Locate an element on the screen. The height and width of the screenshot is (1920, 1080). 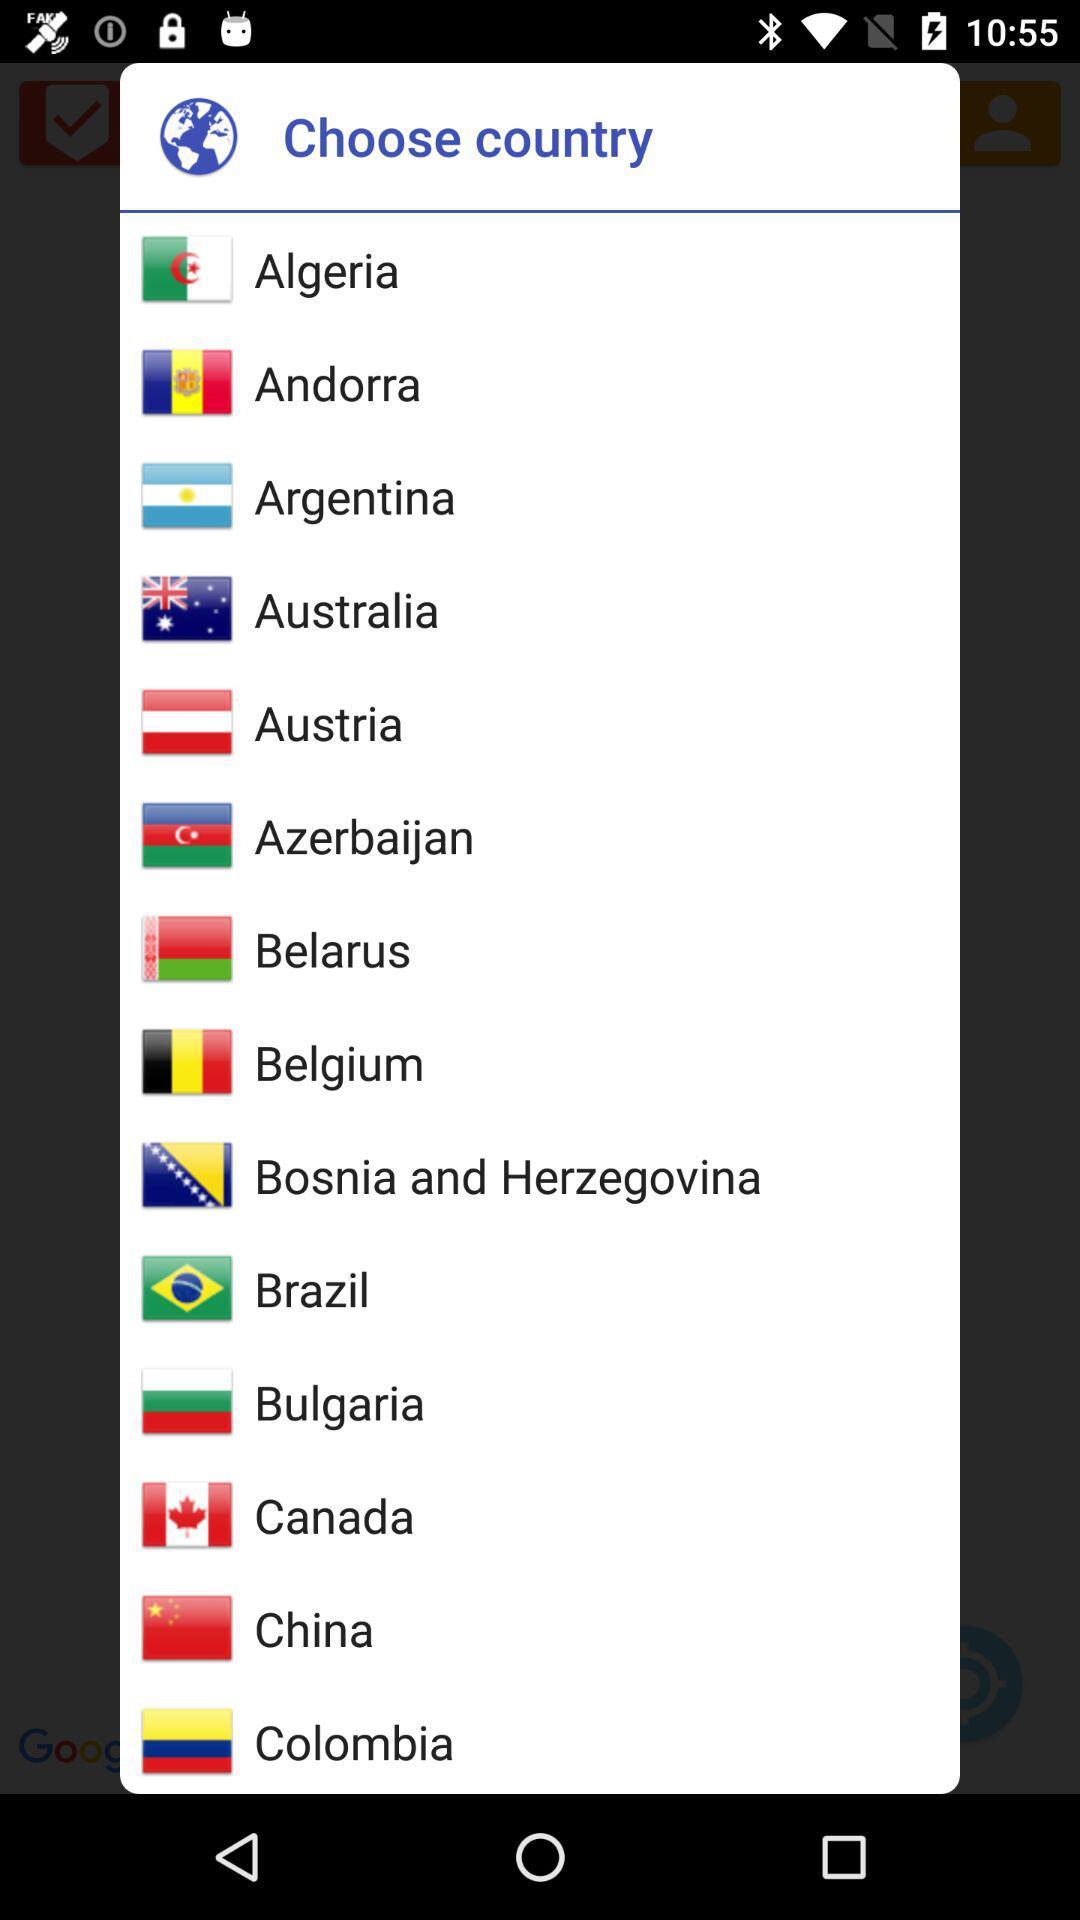
icon above china item is located at coordinates (333, 1515).